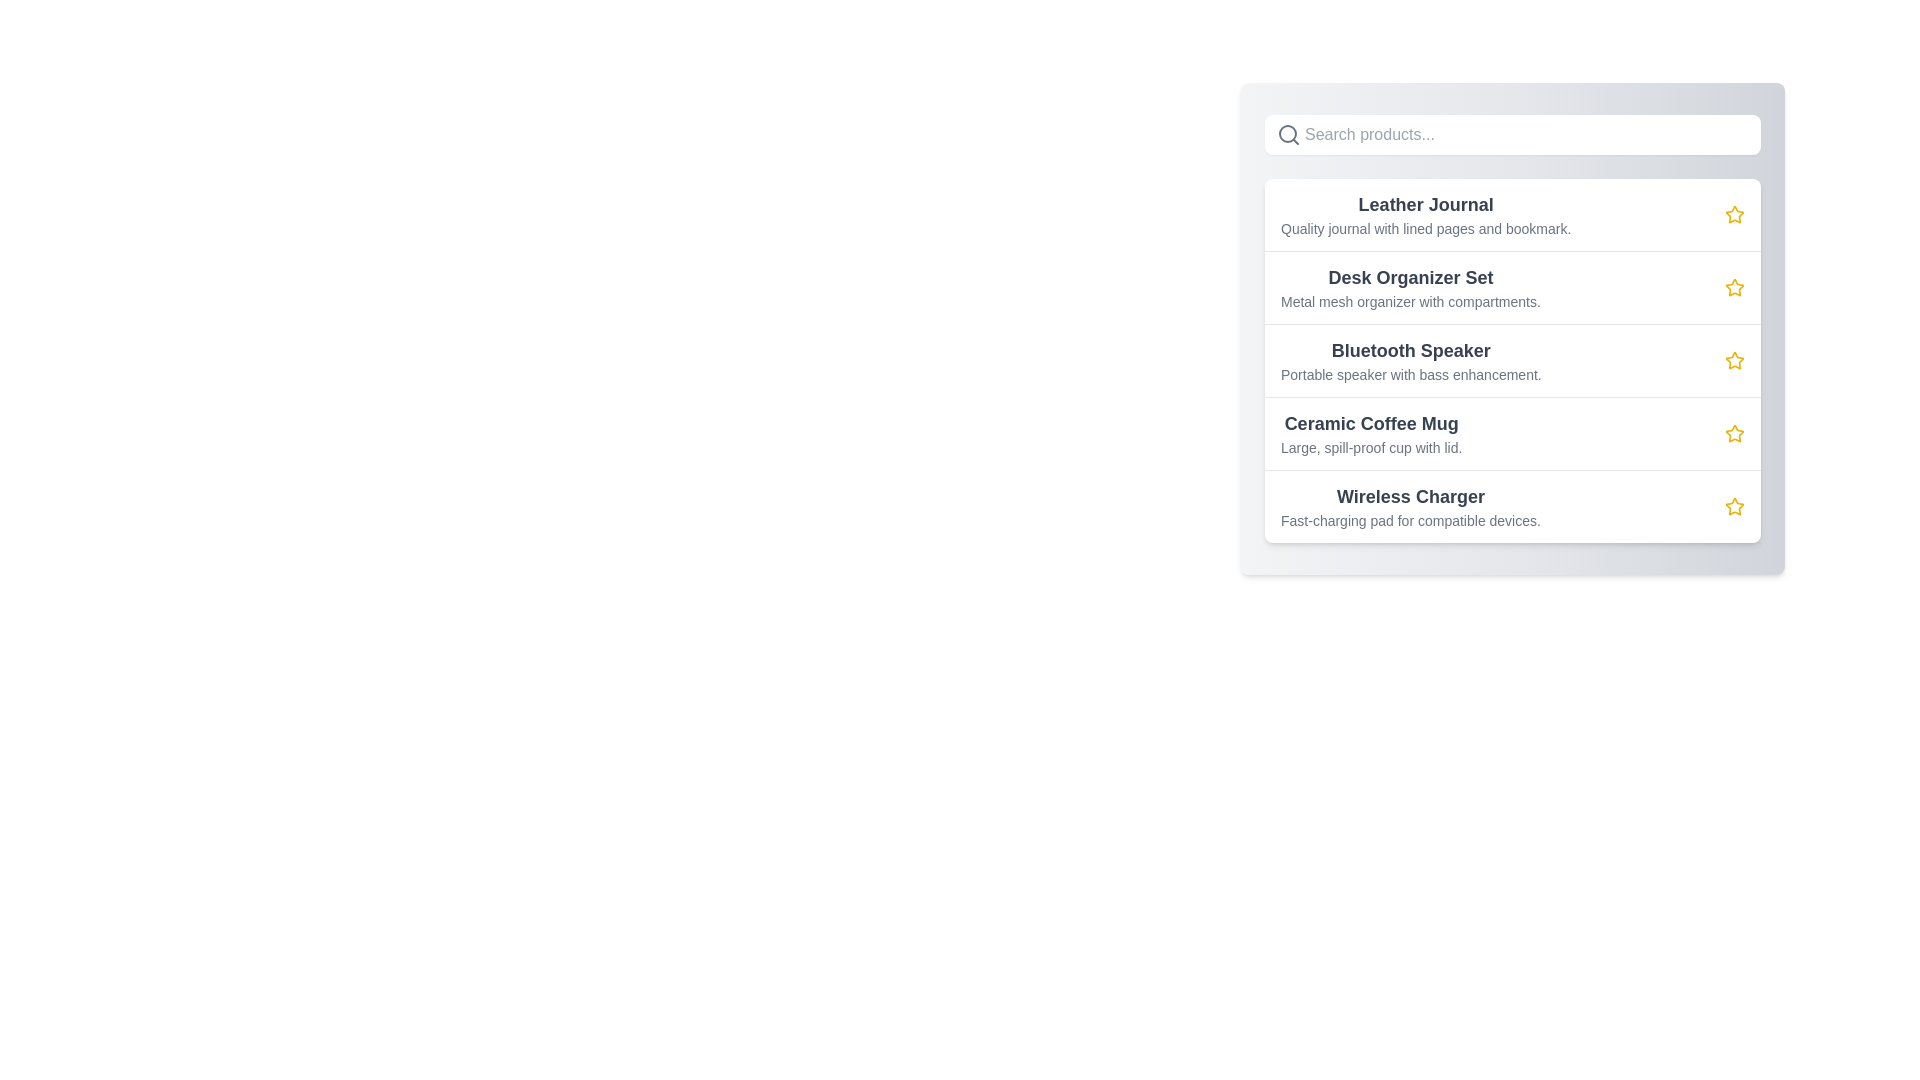 The height and width of the screenshot is (1080, 1920). What do you see at coordinates (1370, 423) in the screenshot?
I see `the text label reading 'Ceramic Coffee Mug', which is styled with a large, bold font and dark gray color, located prominently in the third row of a vertically arranged list` at bounding box center [1370, 423].